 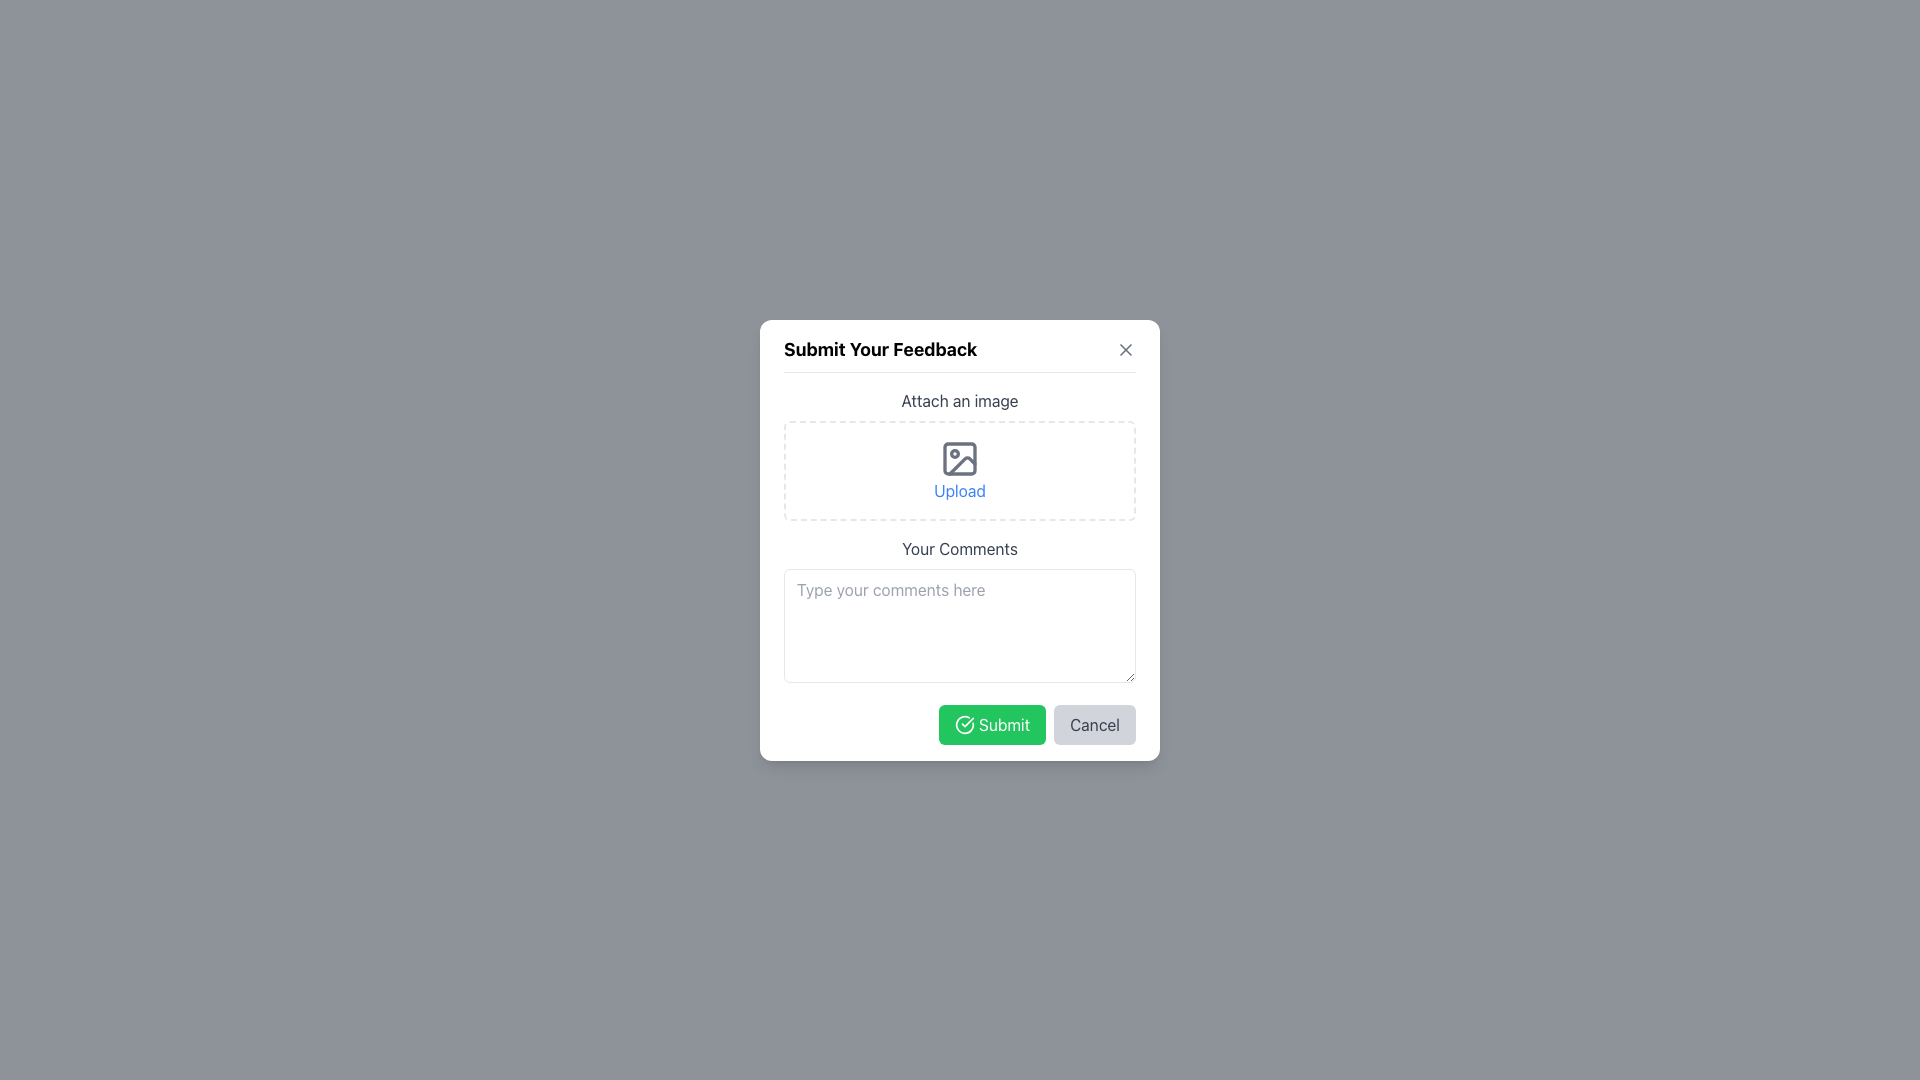 I want to click on inside the 'Your Comments' text area of the feedback dialog to type comments, so click(x=960, y=566).